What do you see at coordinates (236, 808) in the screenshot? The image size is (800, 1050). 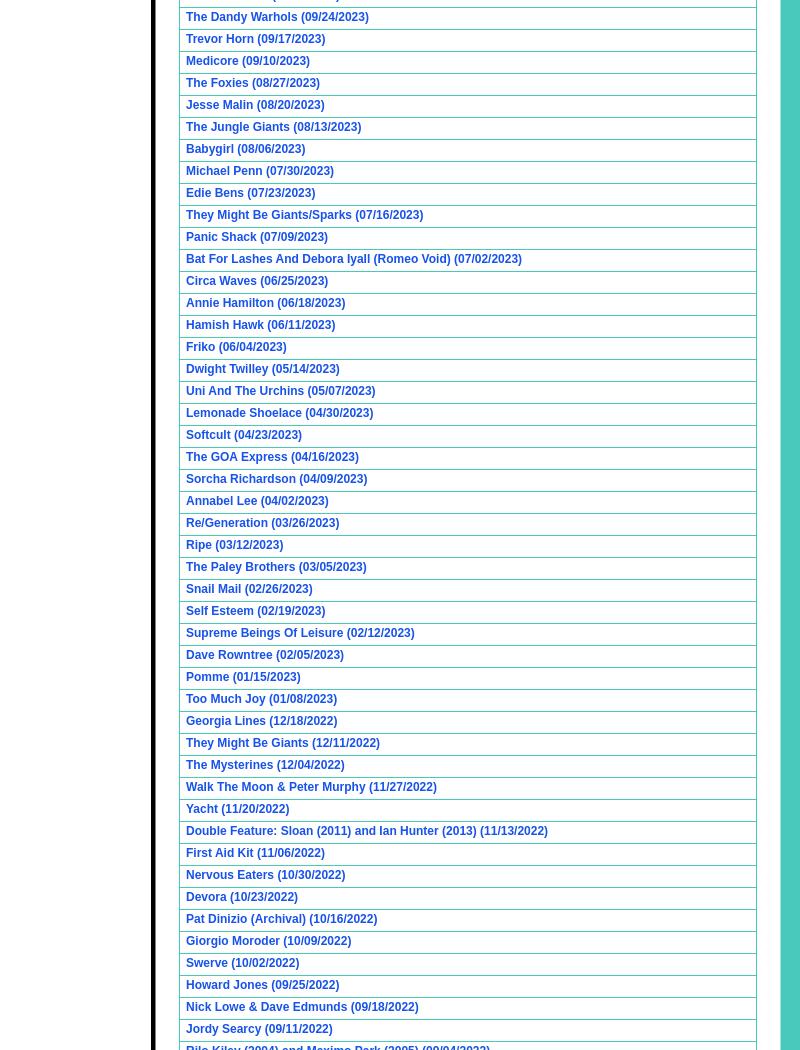 I see `'Yacht (11/20/2022)'` at bounding box center [236, 808].